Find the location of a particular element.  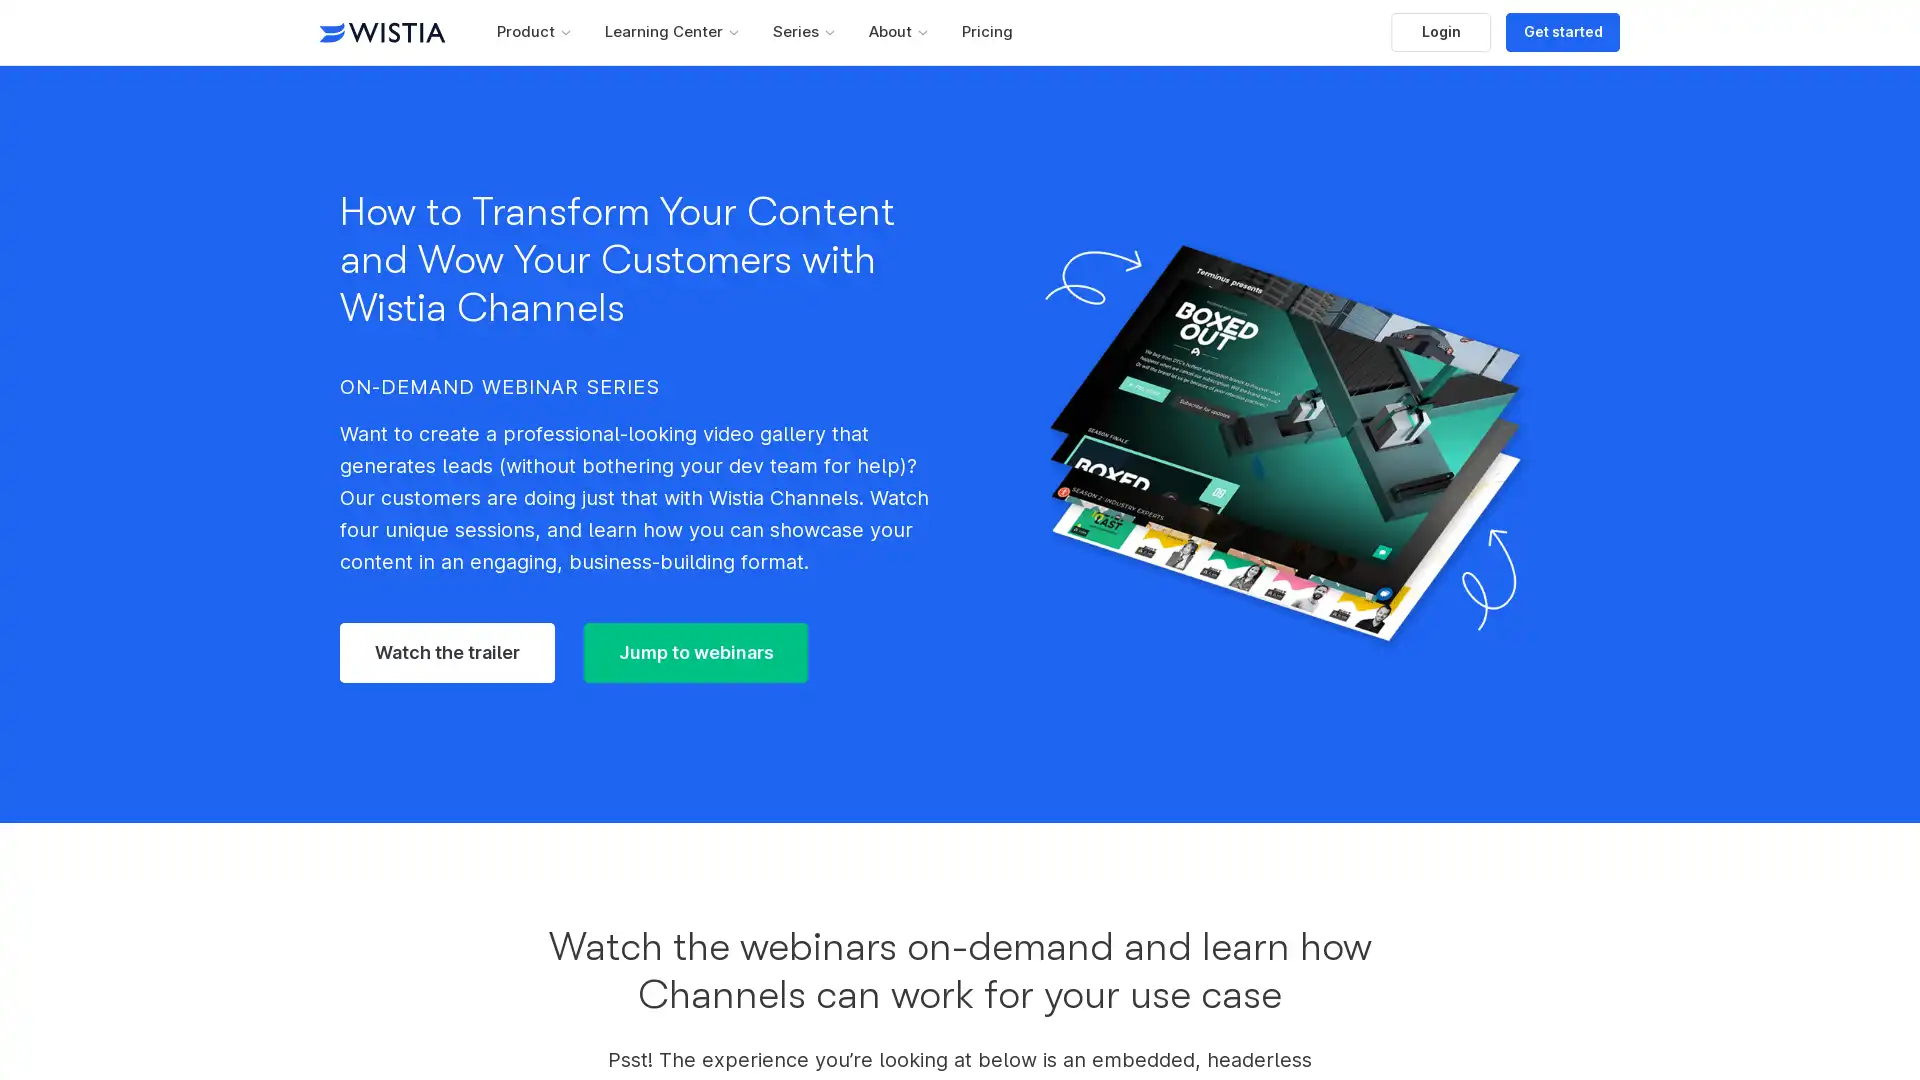

Learning Center is located at coordinates (671, 32).